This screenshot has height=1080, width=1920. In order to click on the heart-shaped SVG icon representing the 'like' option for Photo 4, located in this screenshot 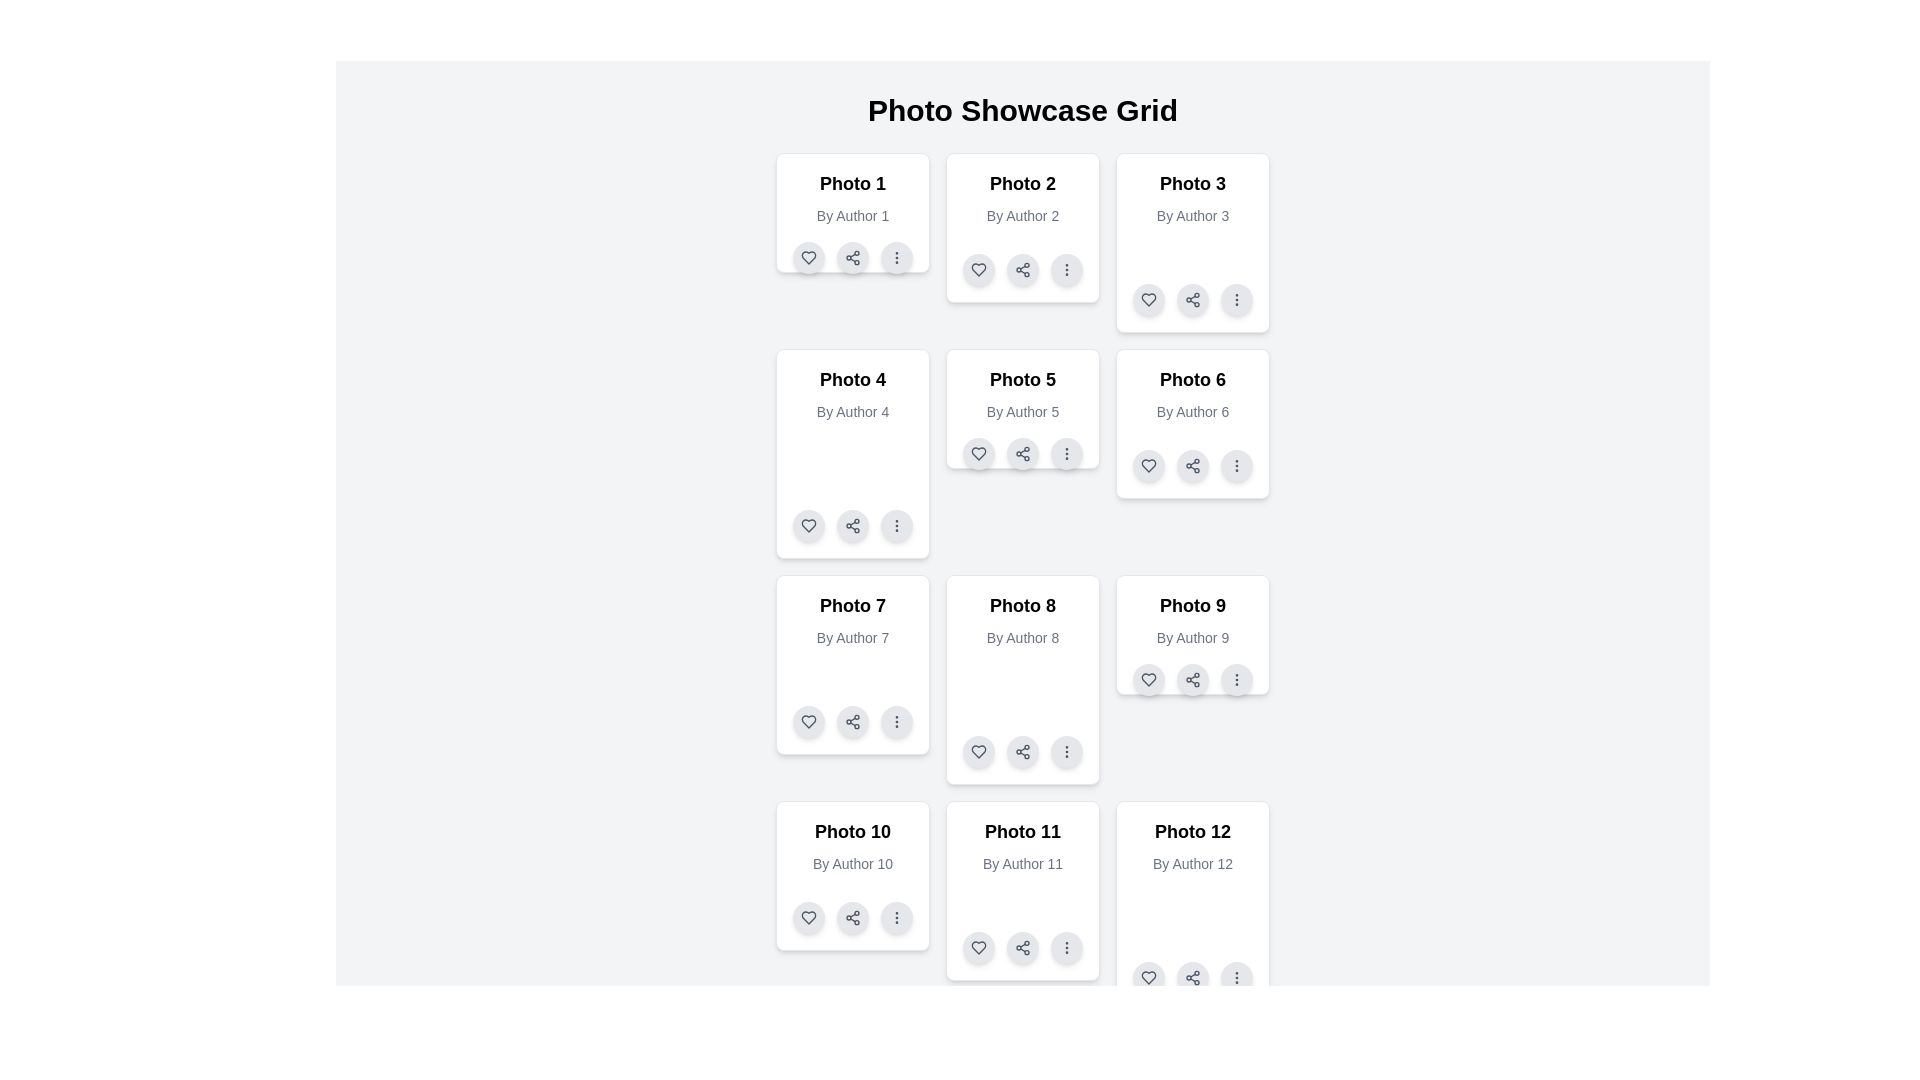, I will do `click(809, 524)`.